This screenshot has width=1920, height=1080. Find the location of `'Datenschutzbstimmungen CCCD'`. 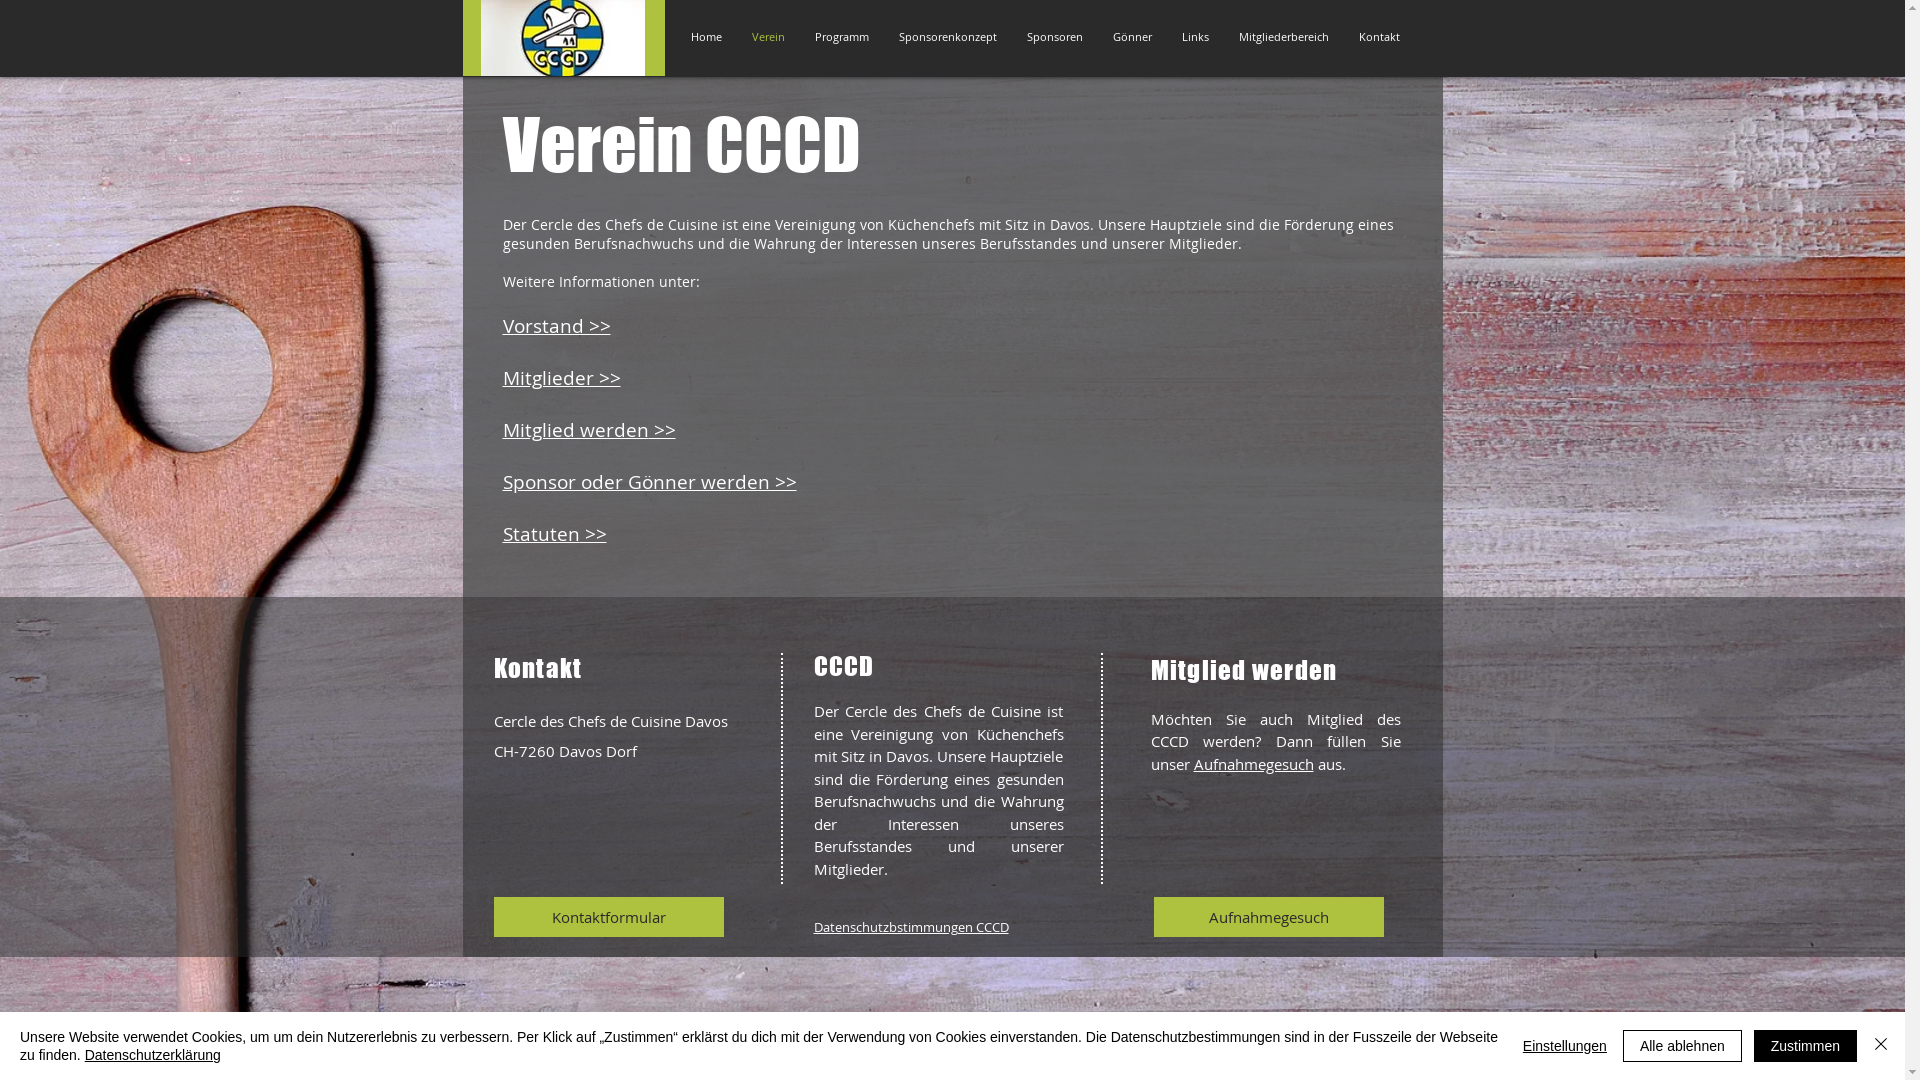

'Datenschutzbstimmungen CCCD' is located at coordinates (910, 926).